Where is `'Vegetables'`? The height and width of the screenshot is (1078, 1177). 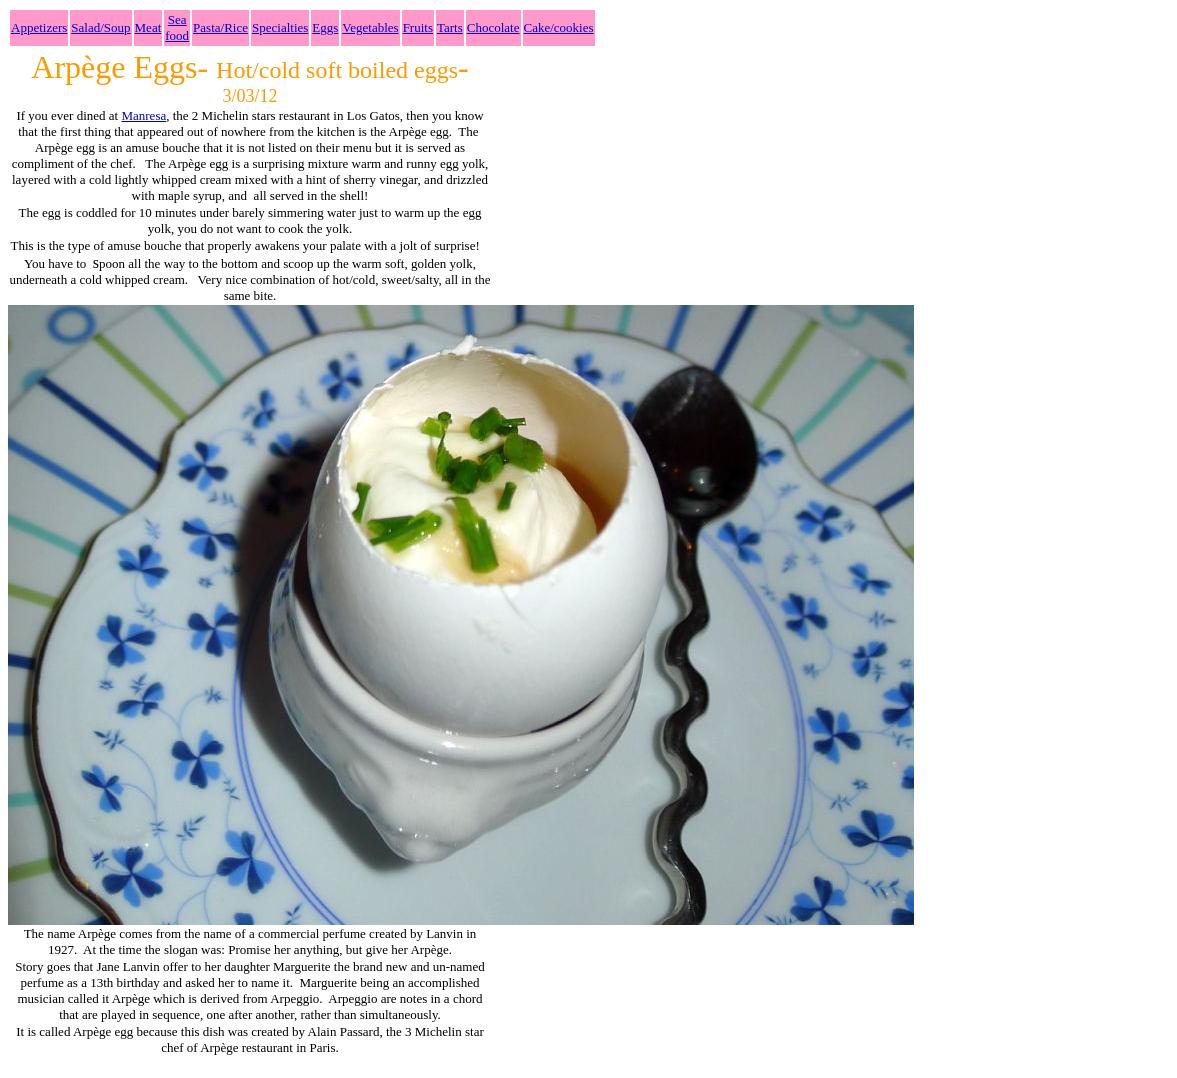 'Vegetables' is located at coordinates (369, 26).